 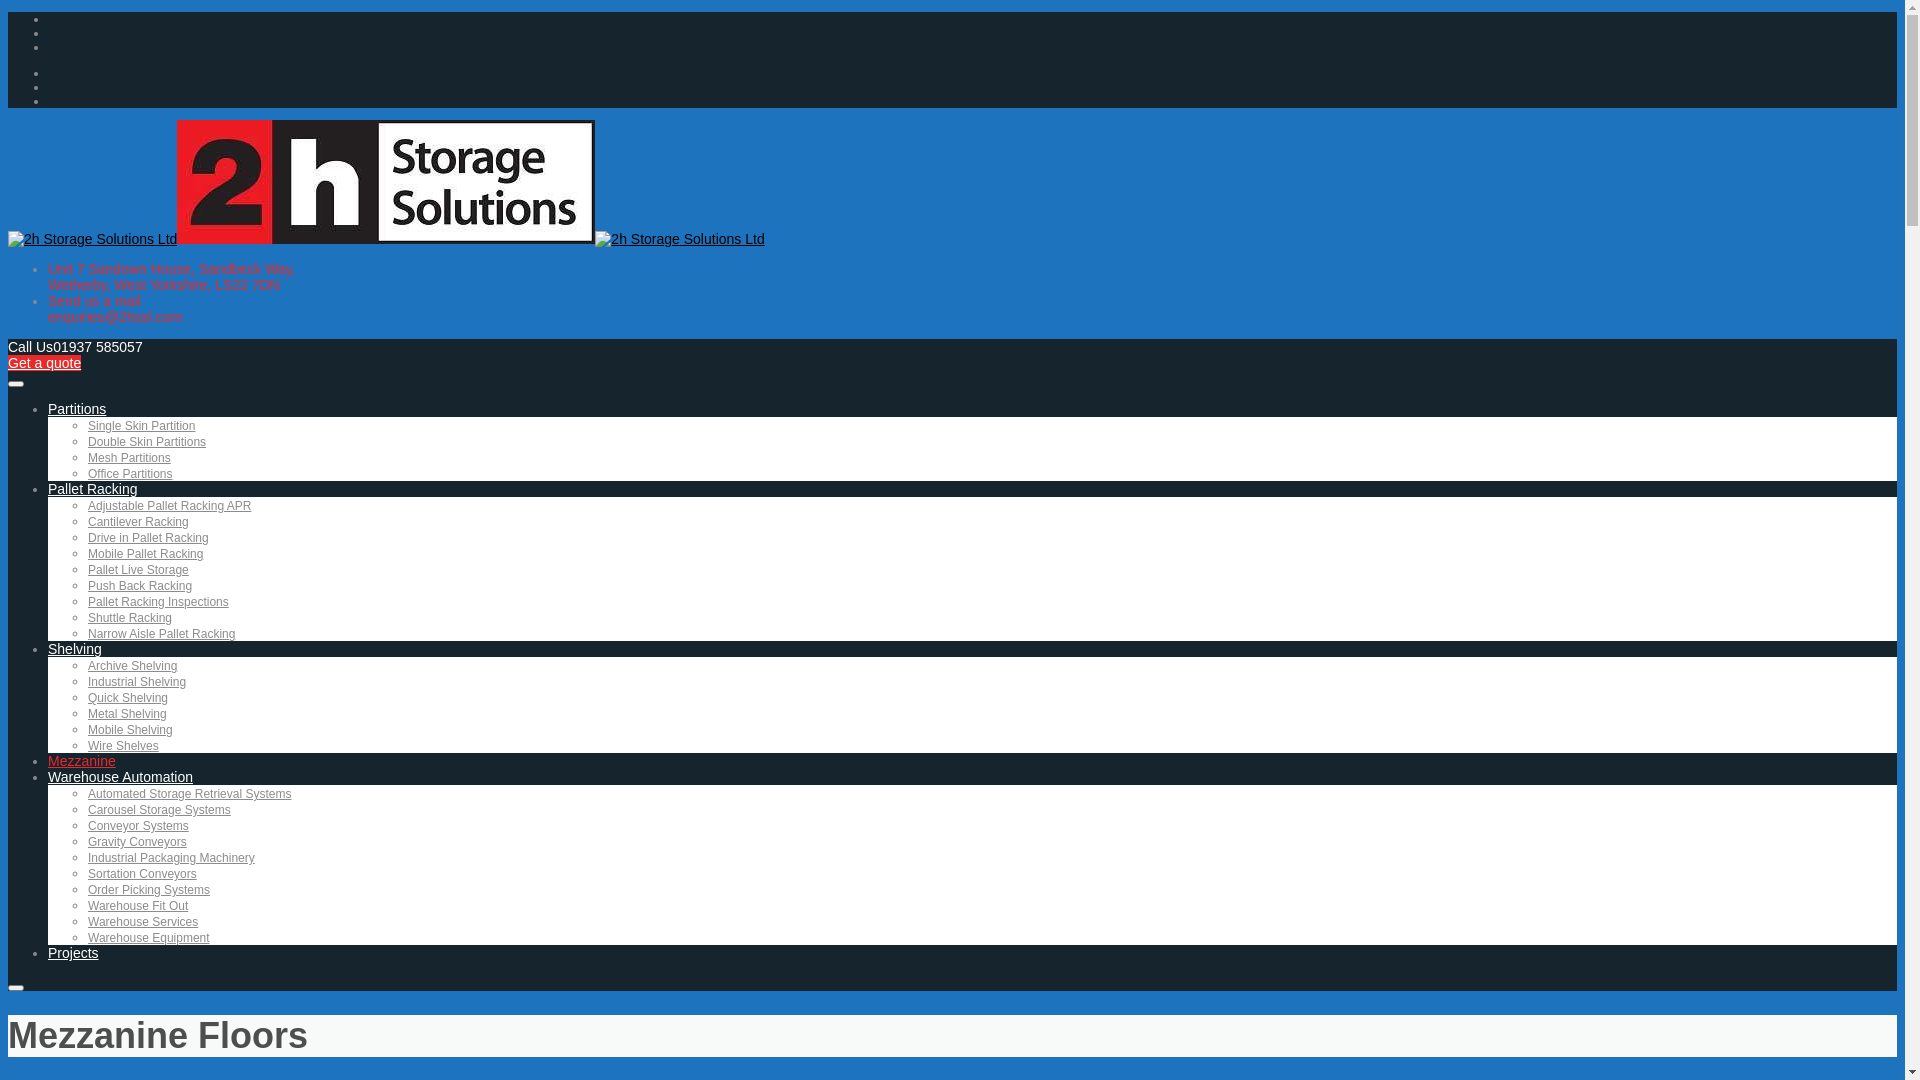 I want to click on 'Narrow Aisle Pallet Racking', so click(x=161, y=633).